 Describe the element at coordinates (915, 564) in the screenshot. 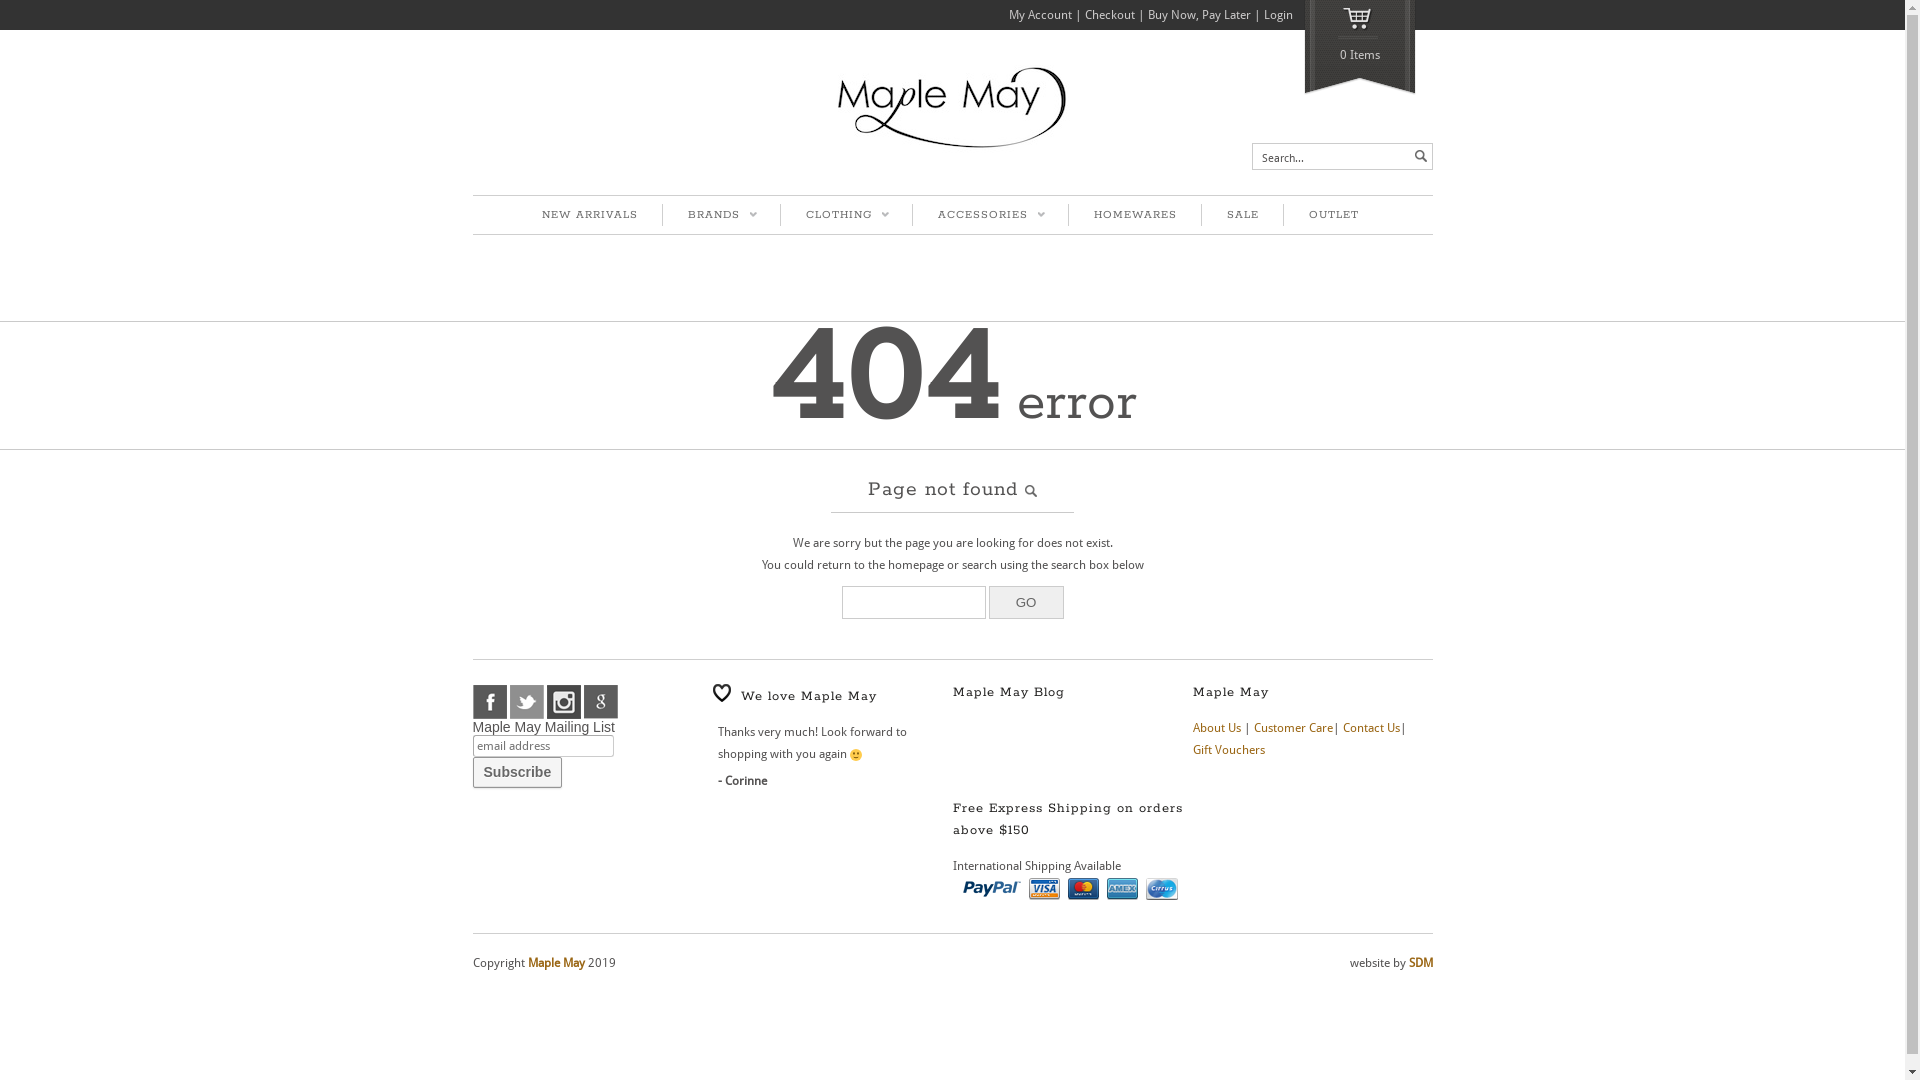

I see `'homepage'` at that location.